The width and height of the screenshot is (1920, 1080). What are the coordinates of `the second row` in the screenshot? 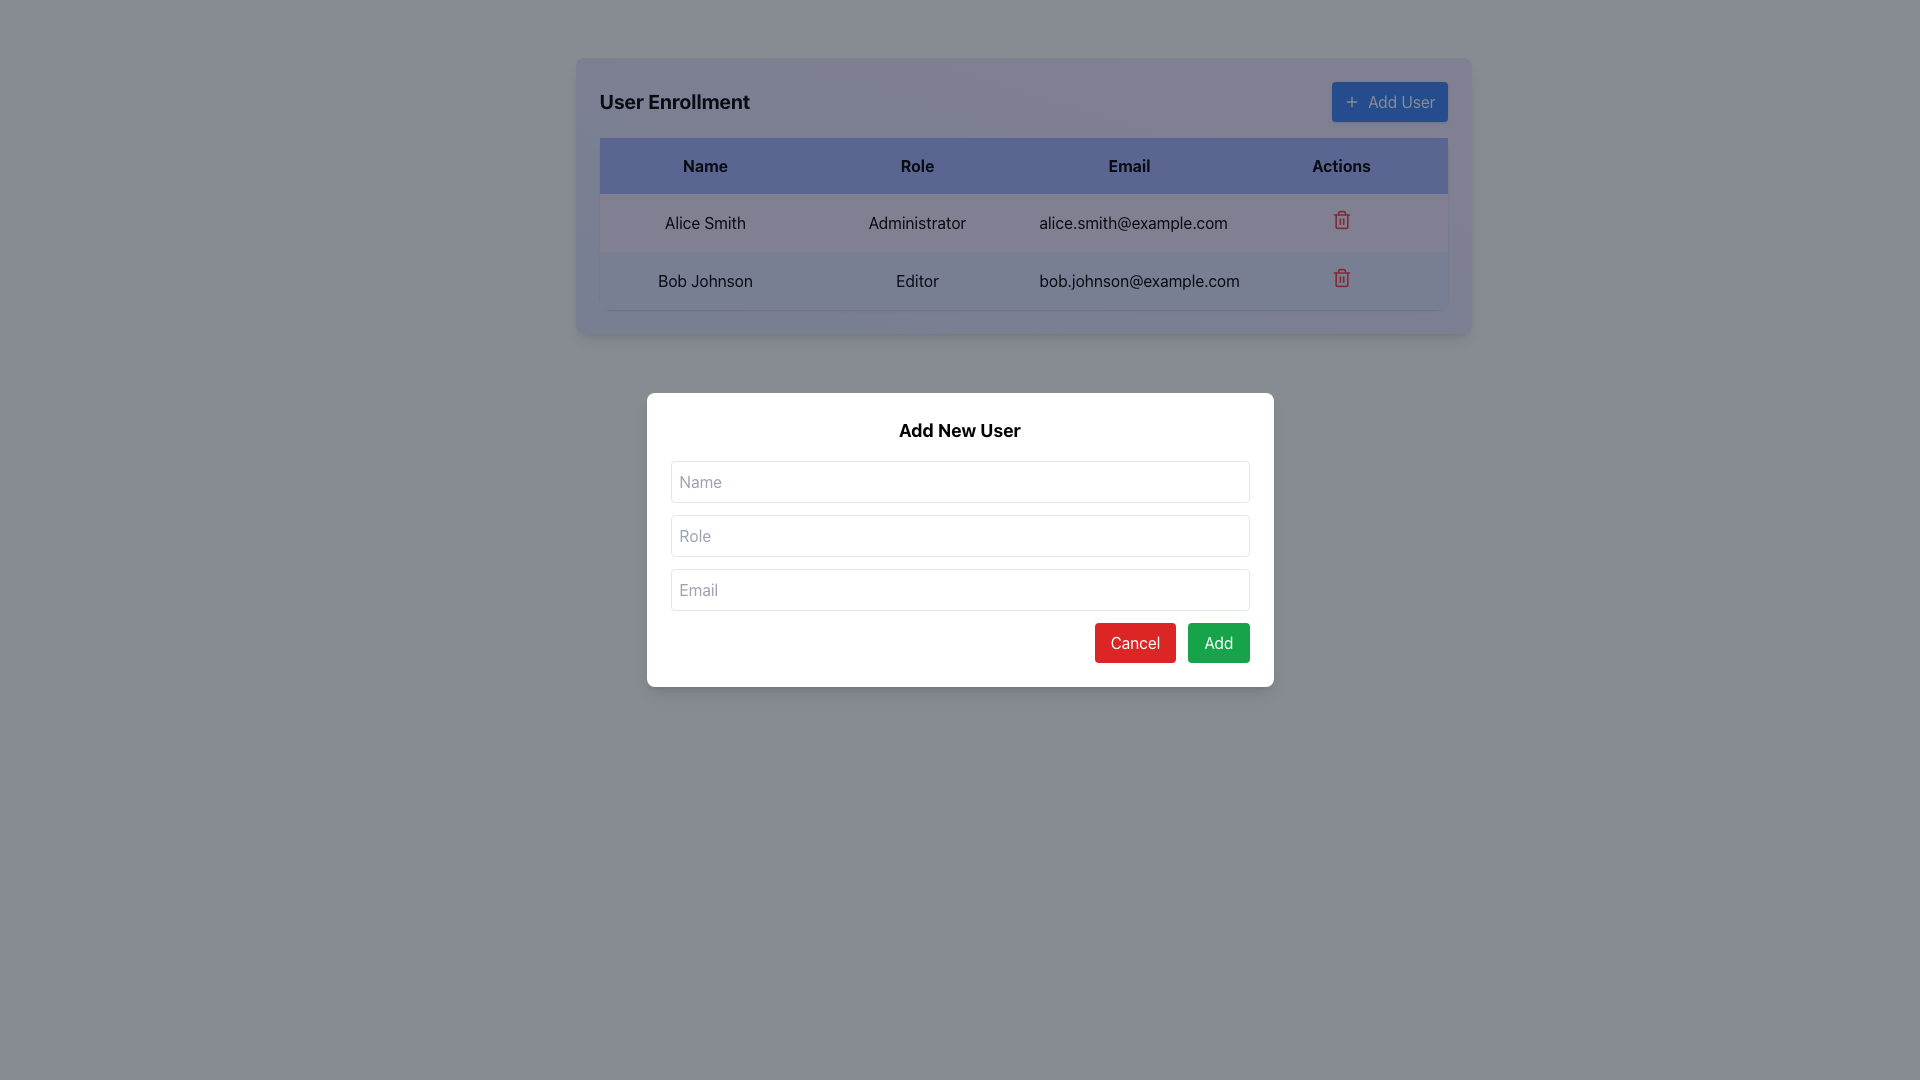 It's located at (1023, 281).